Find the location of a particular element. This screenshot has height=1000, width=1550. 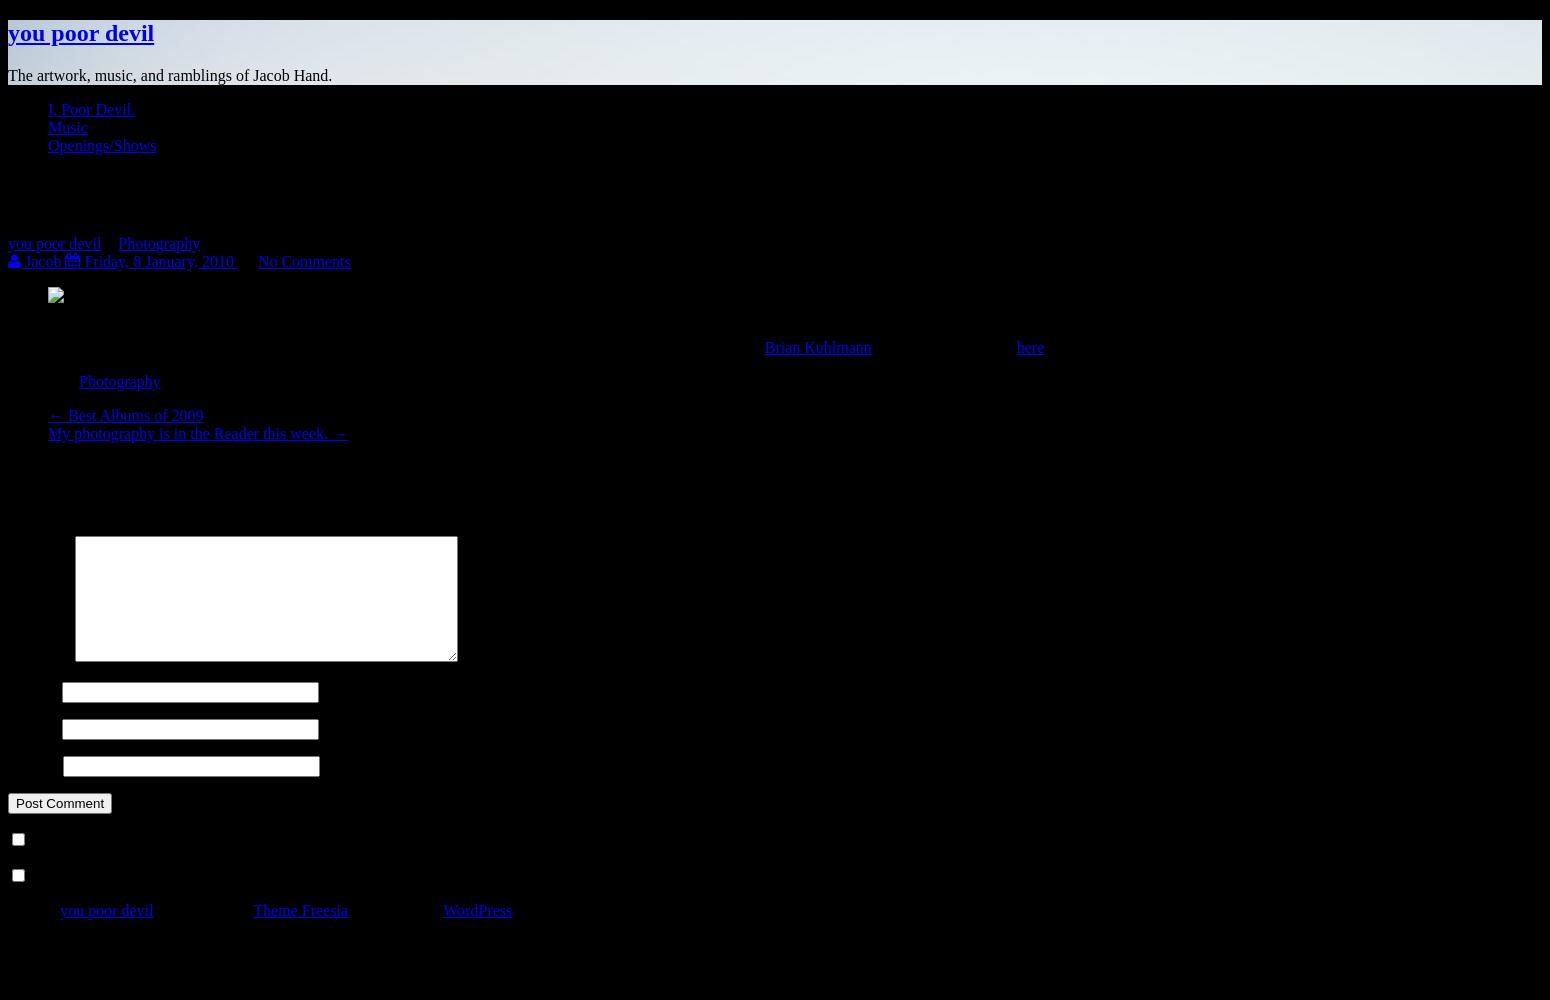

'Friday, 8 January, 2010' is located at coordinates (157, 260).